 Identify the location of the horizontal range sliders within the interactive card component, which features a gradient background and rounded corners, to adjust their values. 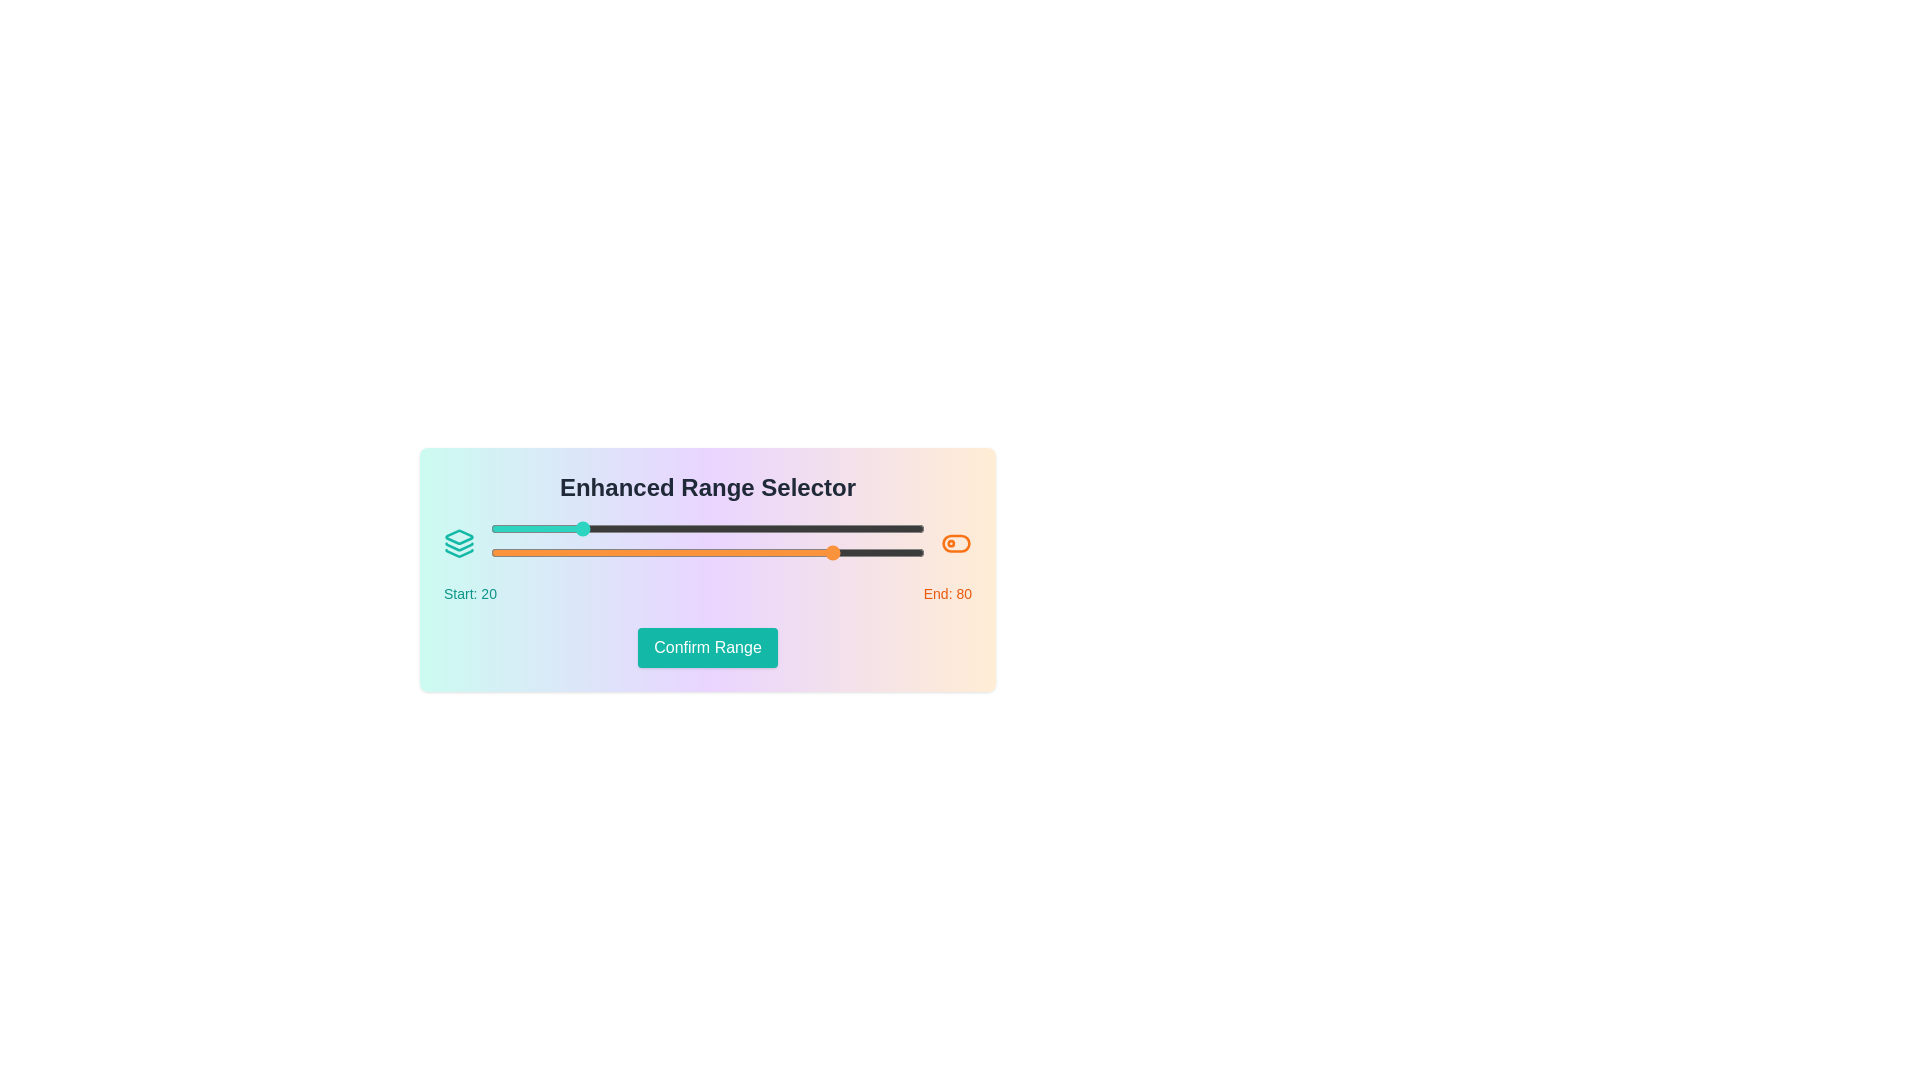
(708, 570).